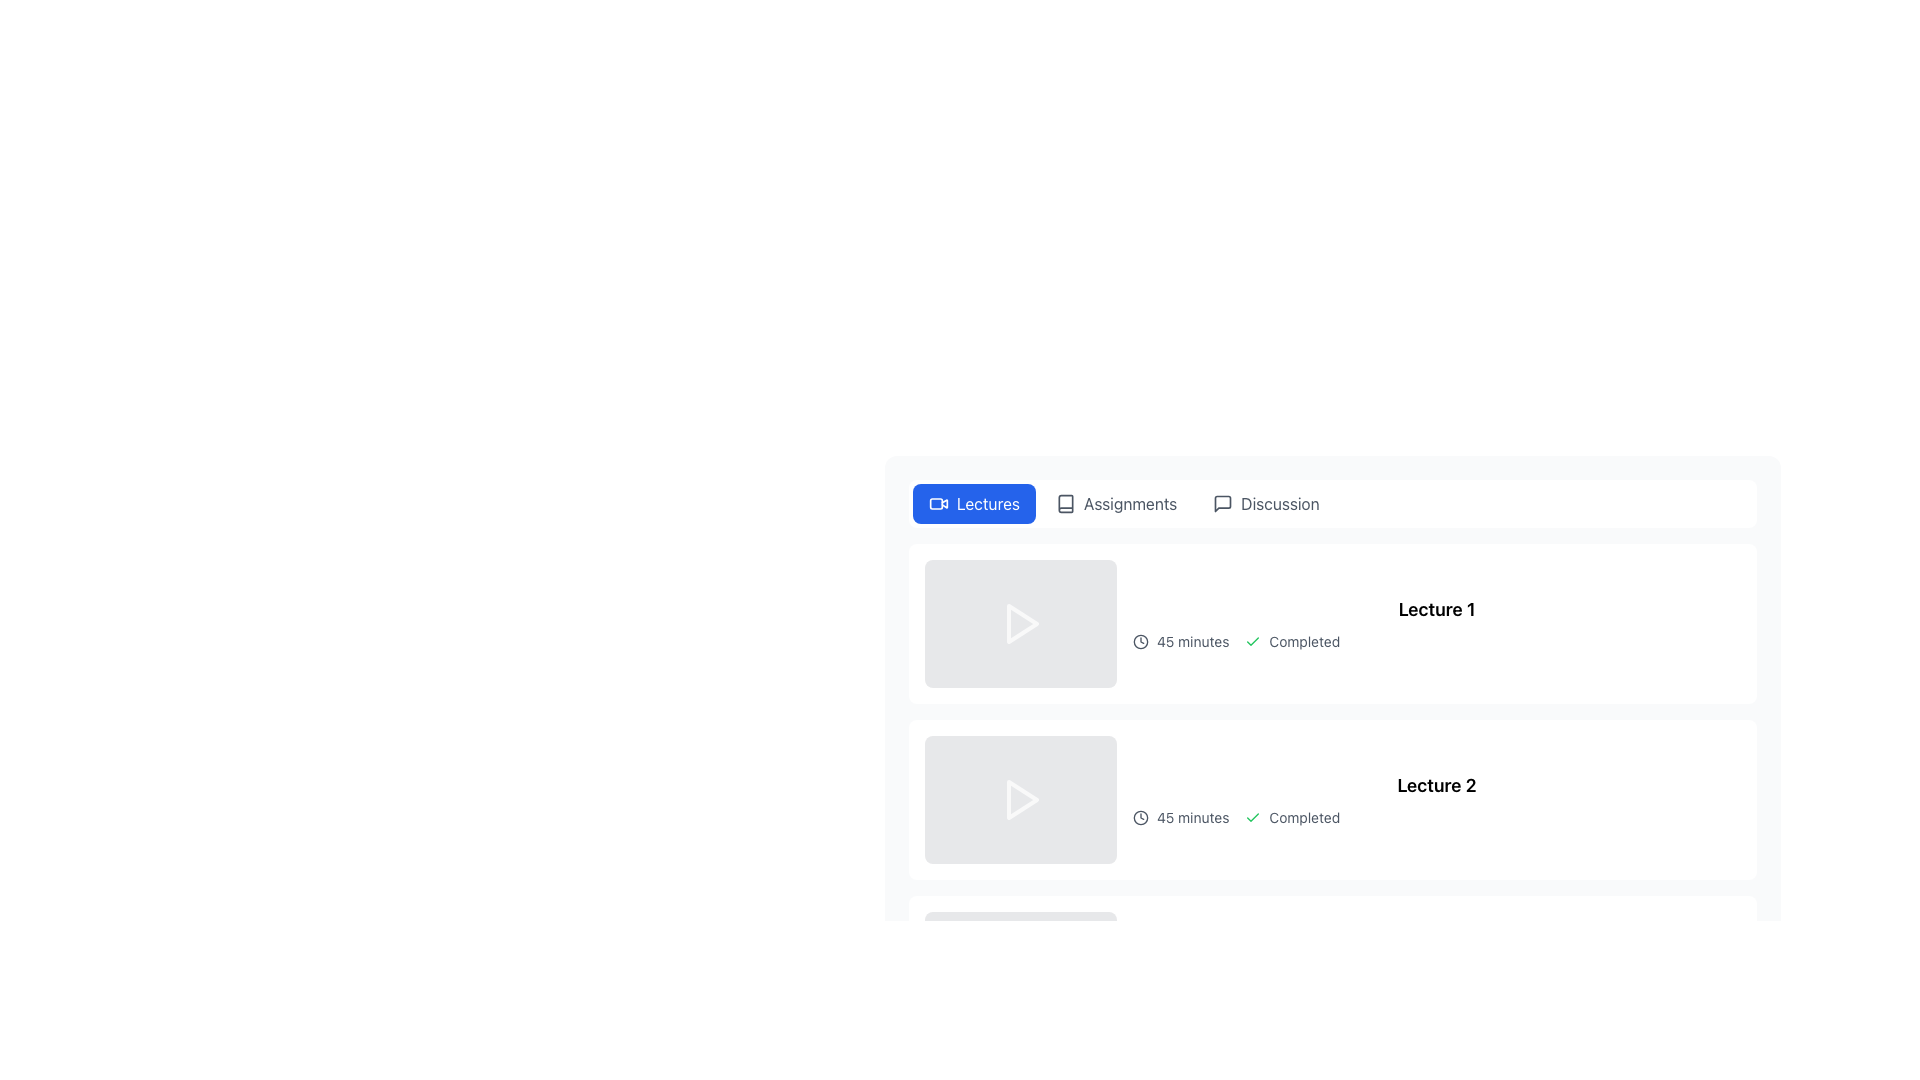 This screenshot has height=1080, width=1920. I want to click on the text label that reads '45 minutes', which is styled in a smaller font size and gray color, located between a clock icon and a green check mark icon, so click(1193, 817).